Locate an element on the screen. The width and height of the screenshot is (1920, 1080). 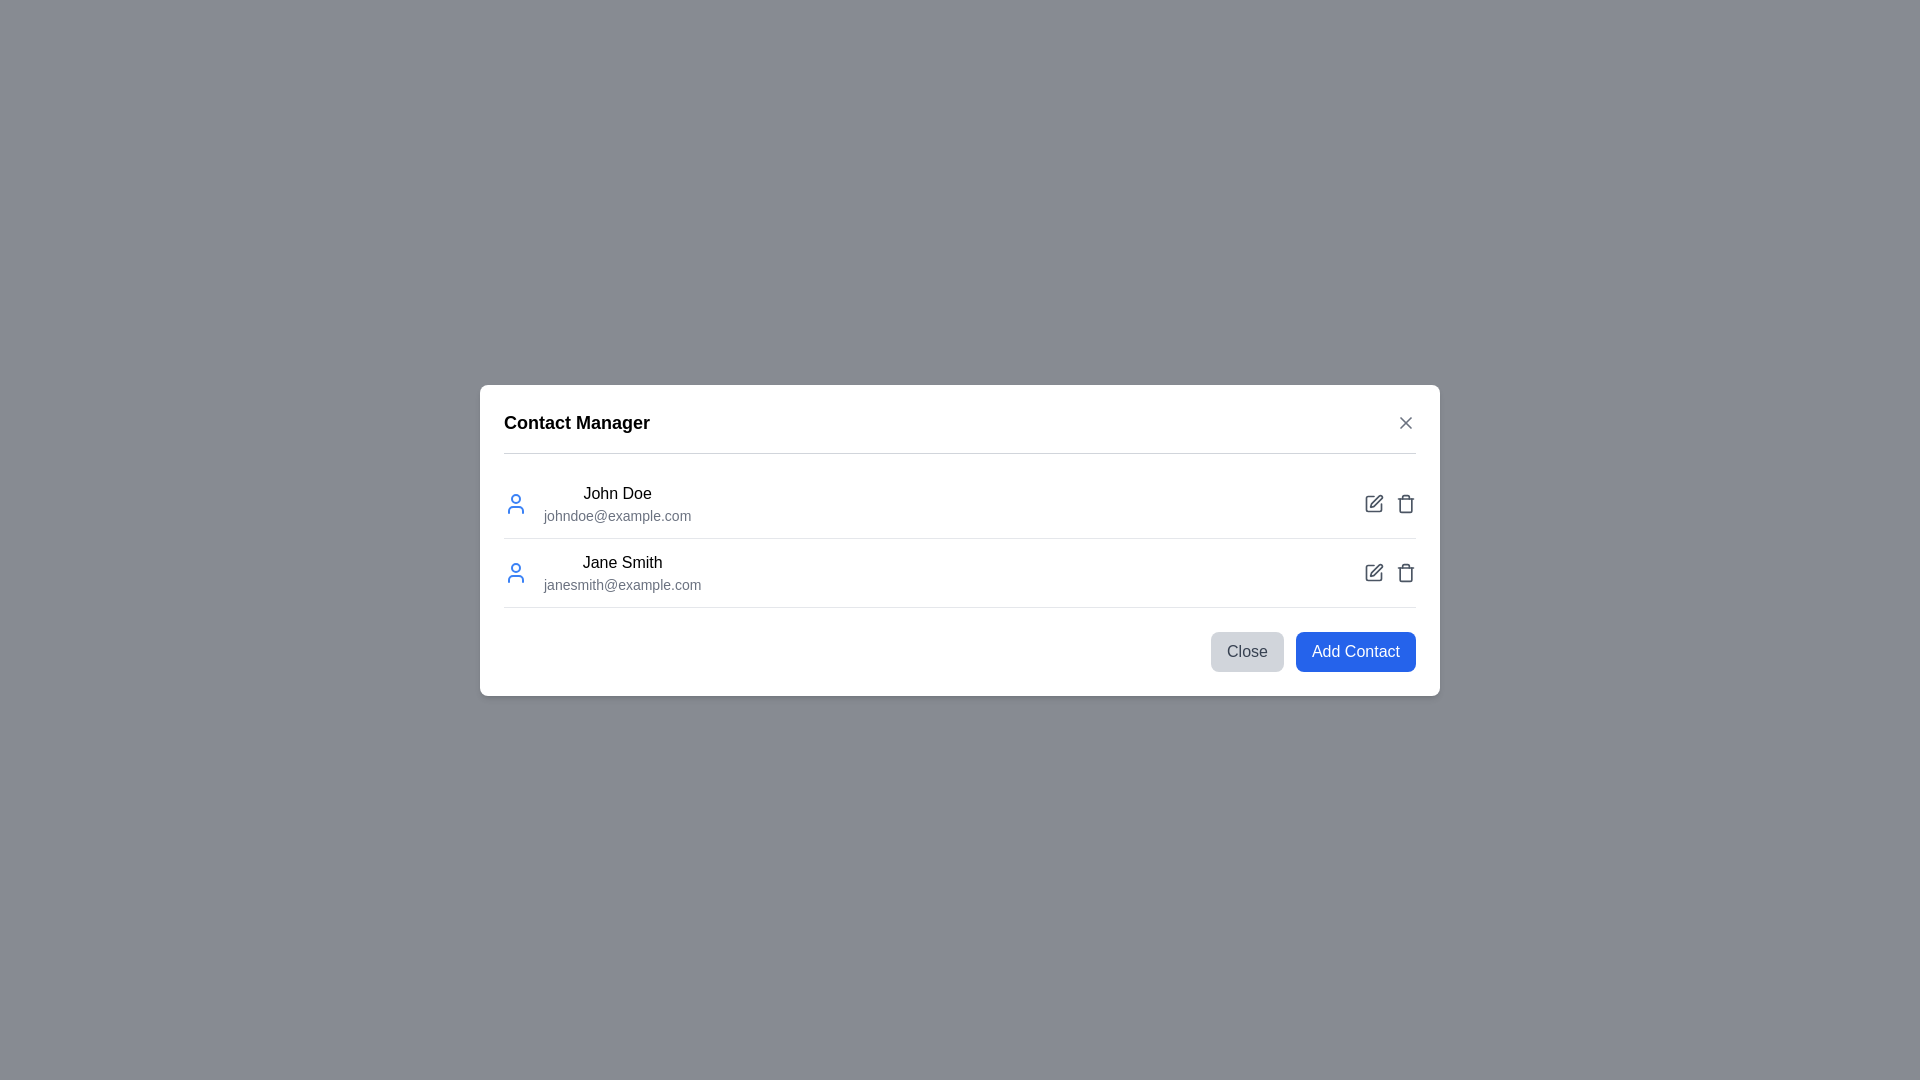
the email address display of the contact 'Jane Smith', located directly beneath their name in the second entry of the contact list is located at coordinates (621, 584).